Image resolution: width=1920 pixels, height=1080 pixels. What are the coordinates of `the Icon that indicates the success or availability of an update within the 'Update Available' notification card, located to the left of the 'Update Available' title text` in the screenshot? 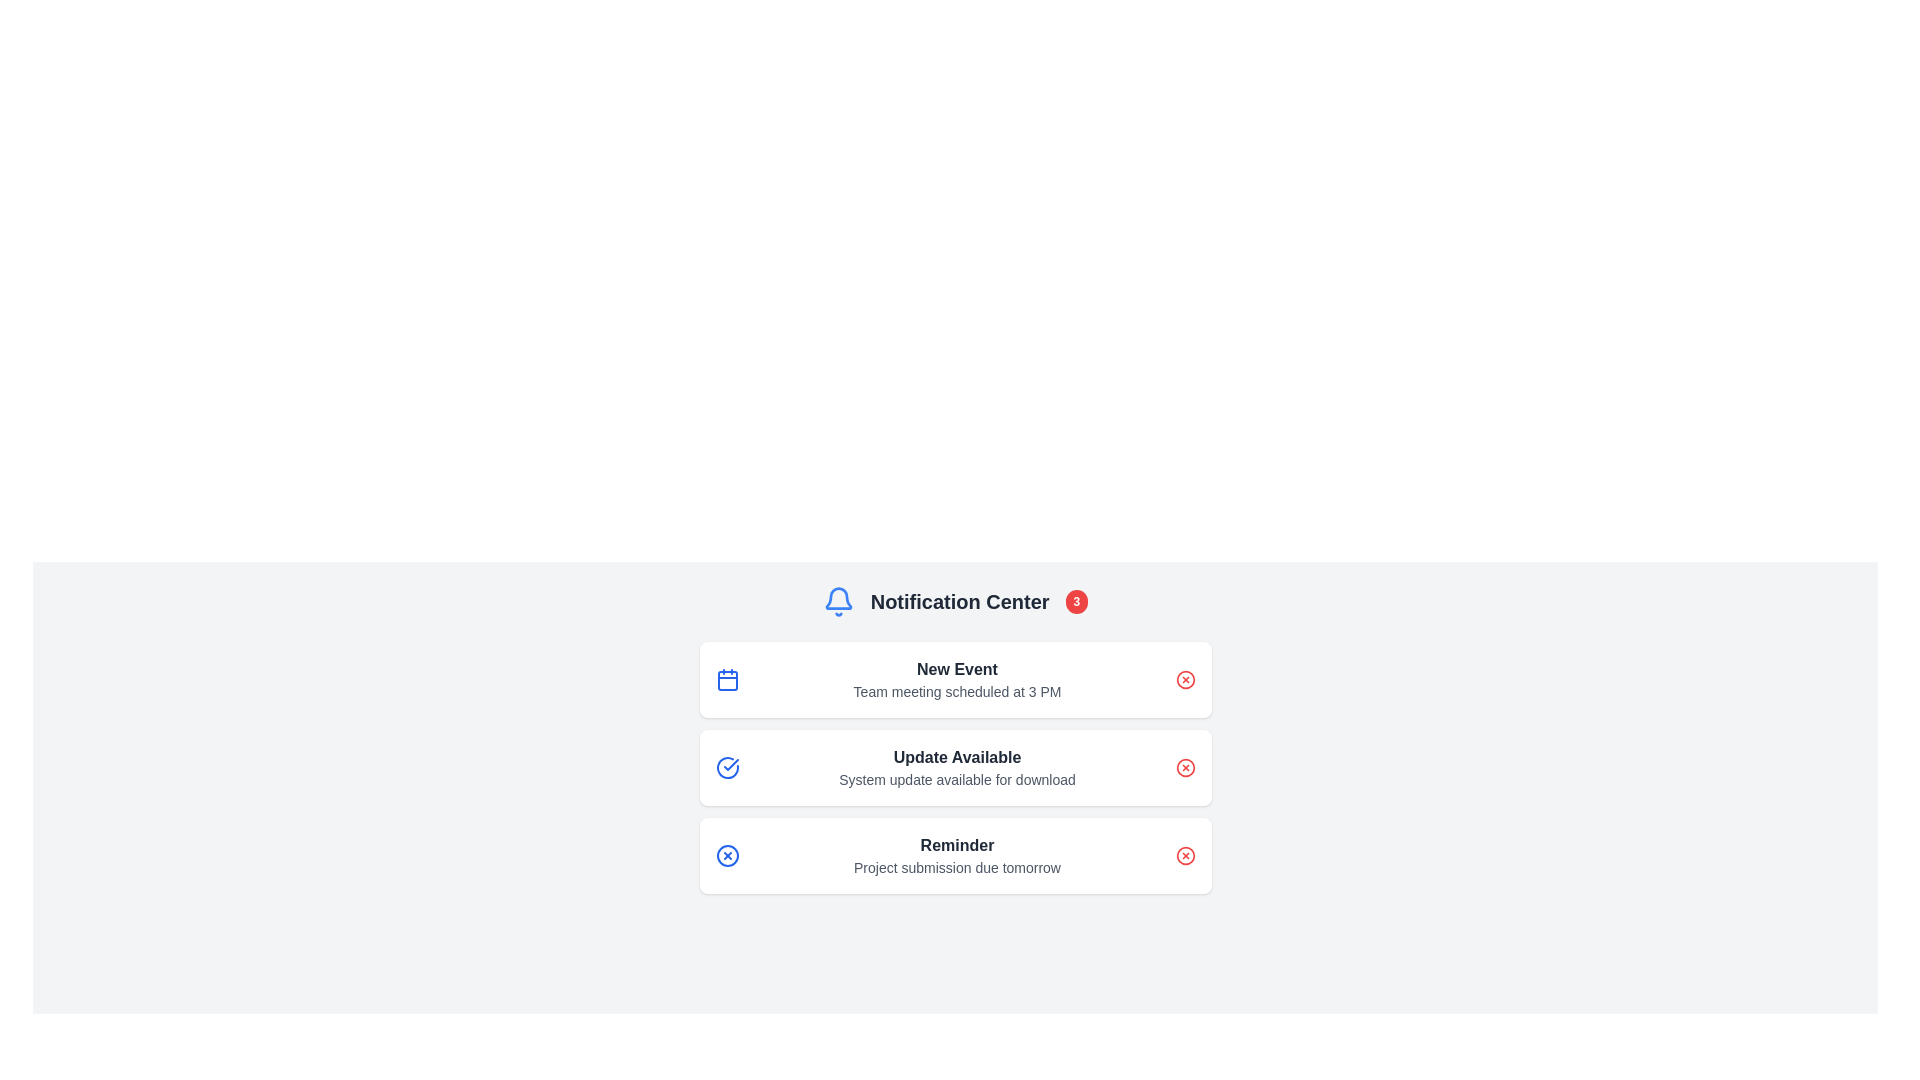 It's located at (726, 766).